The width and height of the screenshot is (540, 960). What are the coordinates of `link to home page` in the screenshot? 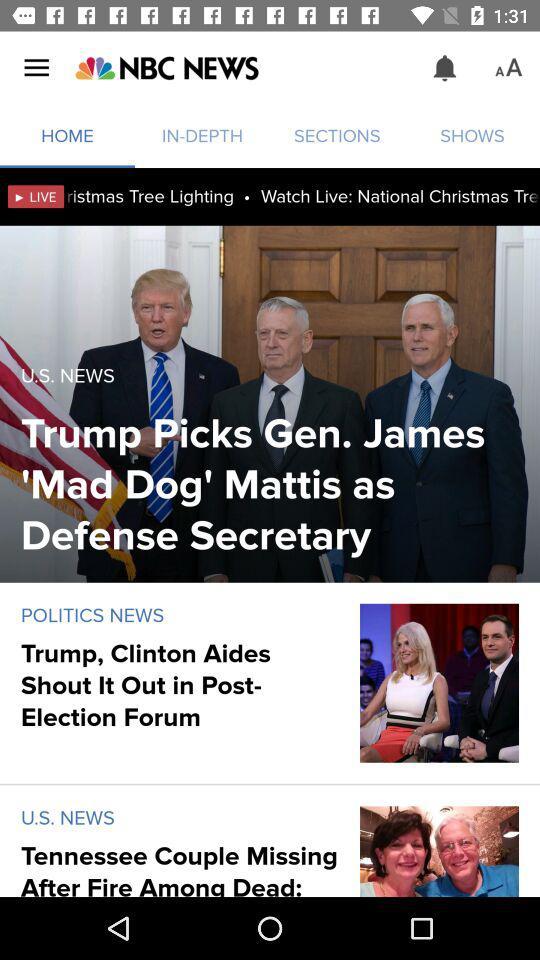 It's located at (165, 68).